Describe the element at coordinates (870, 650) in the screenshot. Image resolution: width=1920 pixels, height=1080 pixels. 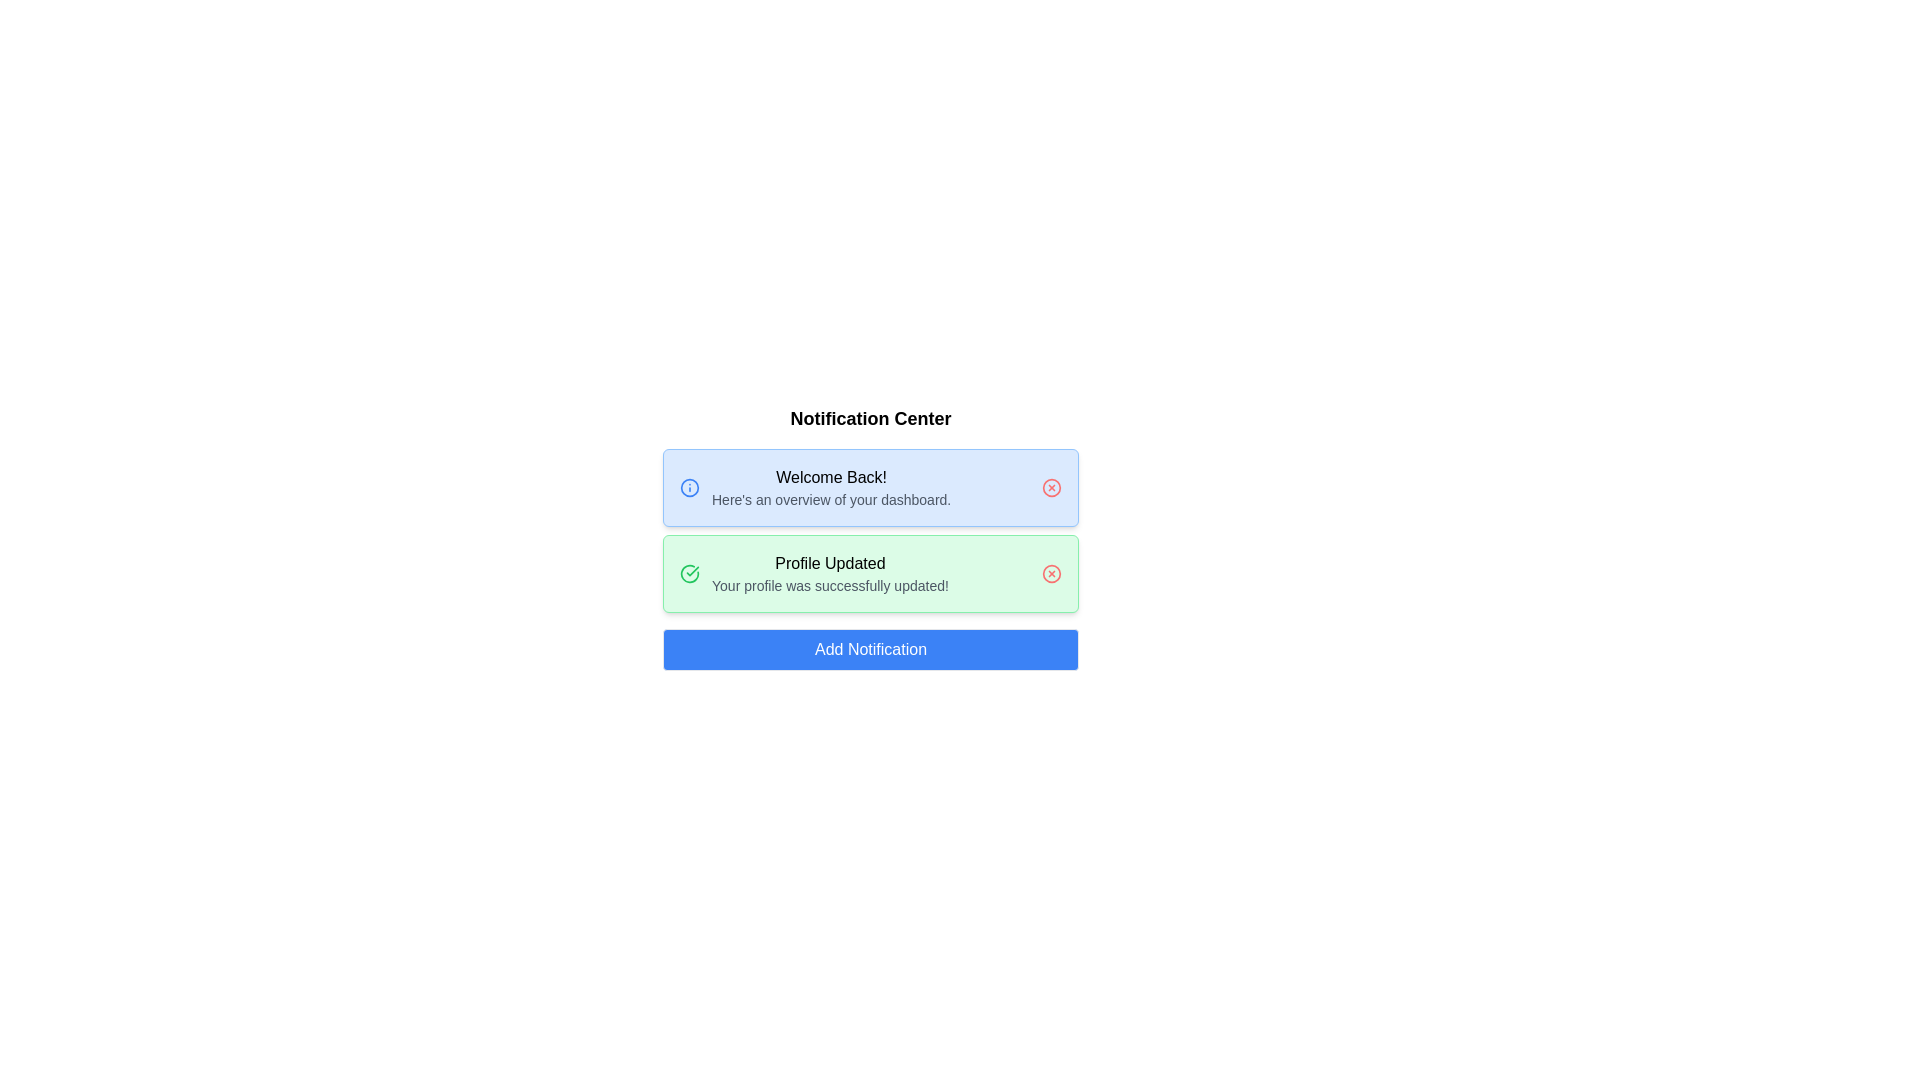
I see `the 'Add New Notification' button located at the bottom of the 'Notification Center' section` at that location.